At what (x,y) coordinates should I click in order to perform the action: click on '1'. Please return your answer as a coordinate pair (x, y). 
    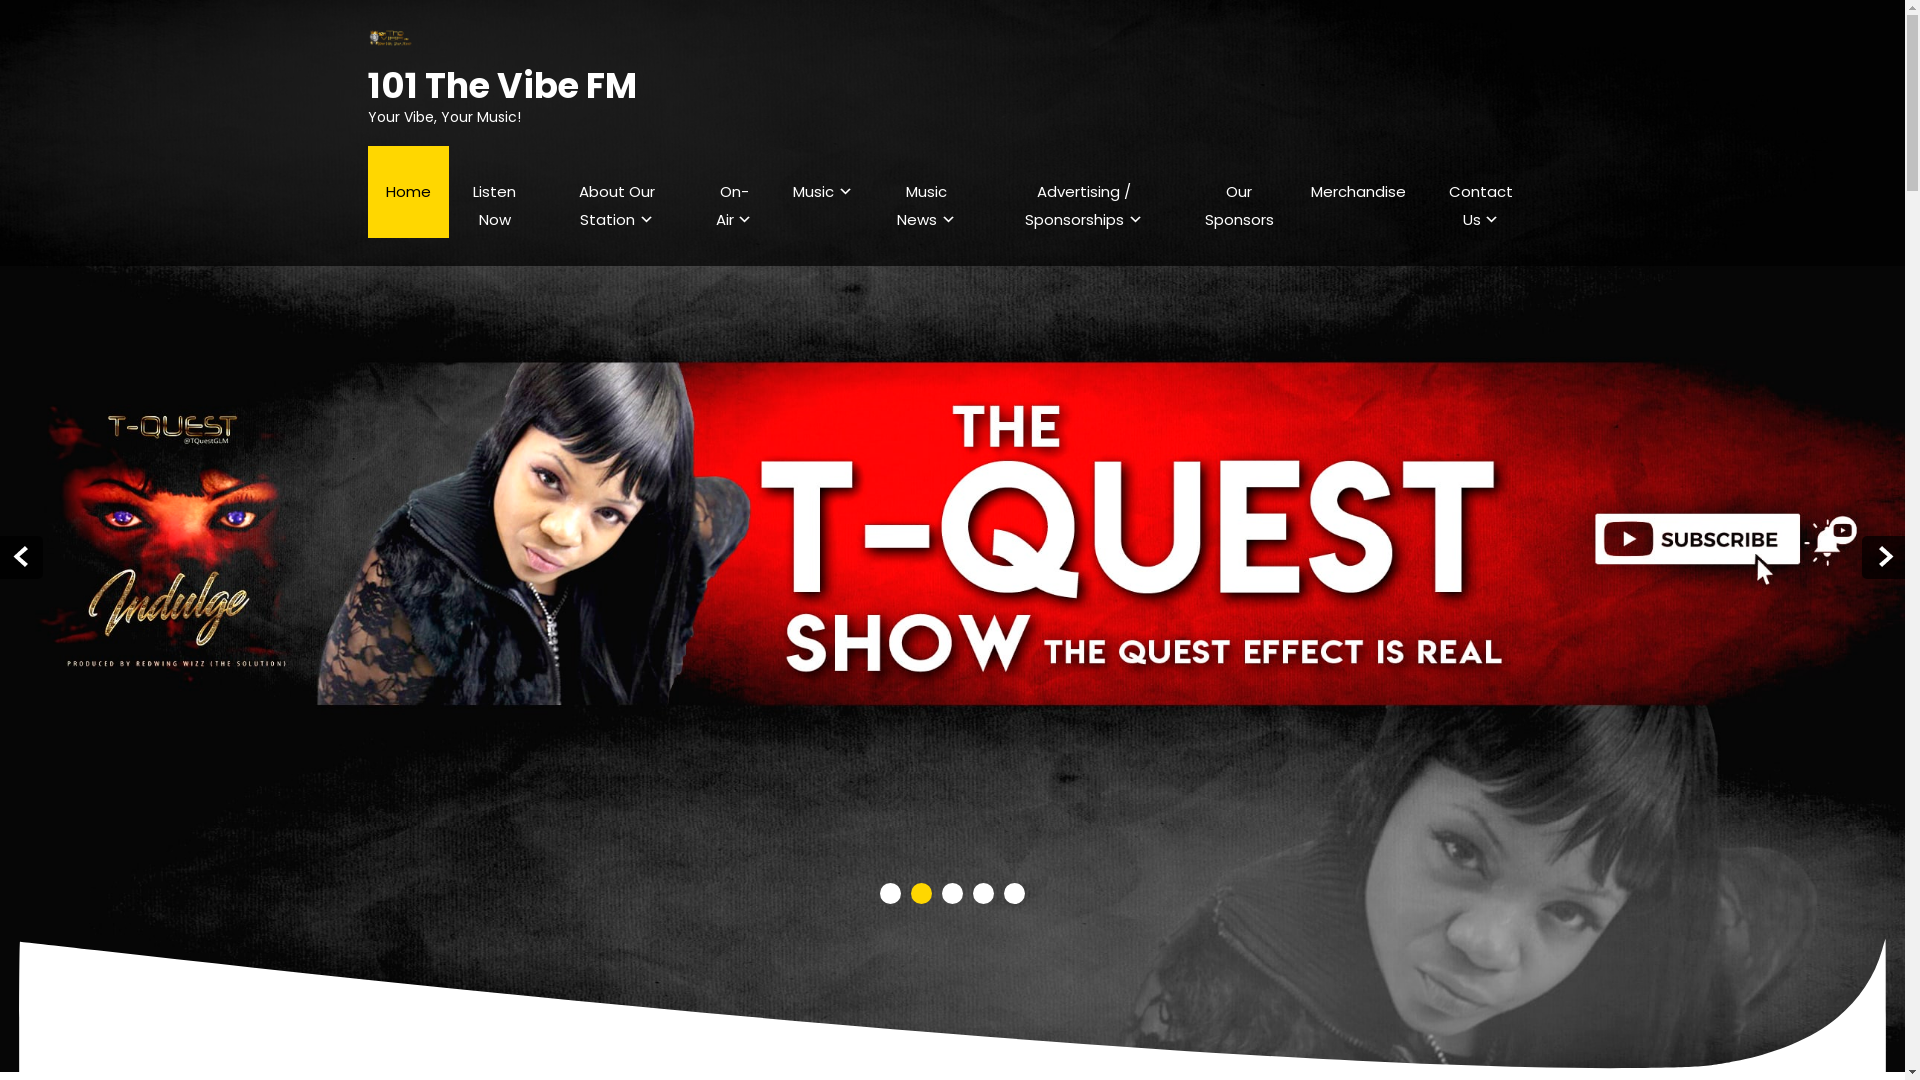
    Looking at the image, I should click on (889, 892).